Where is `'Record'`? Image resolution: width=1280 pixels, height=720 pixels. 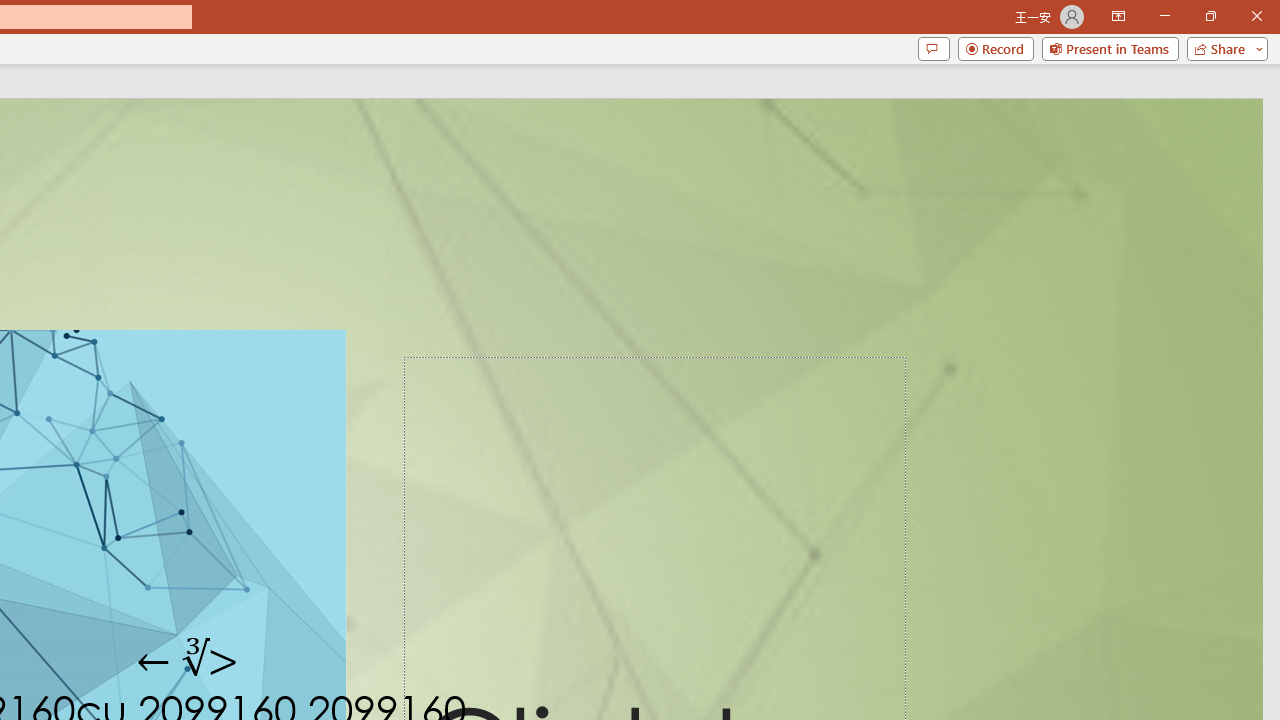 'Record' is located at coordinates (995, 47).